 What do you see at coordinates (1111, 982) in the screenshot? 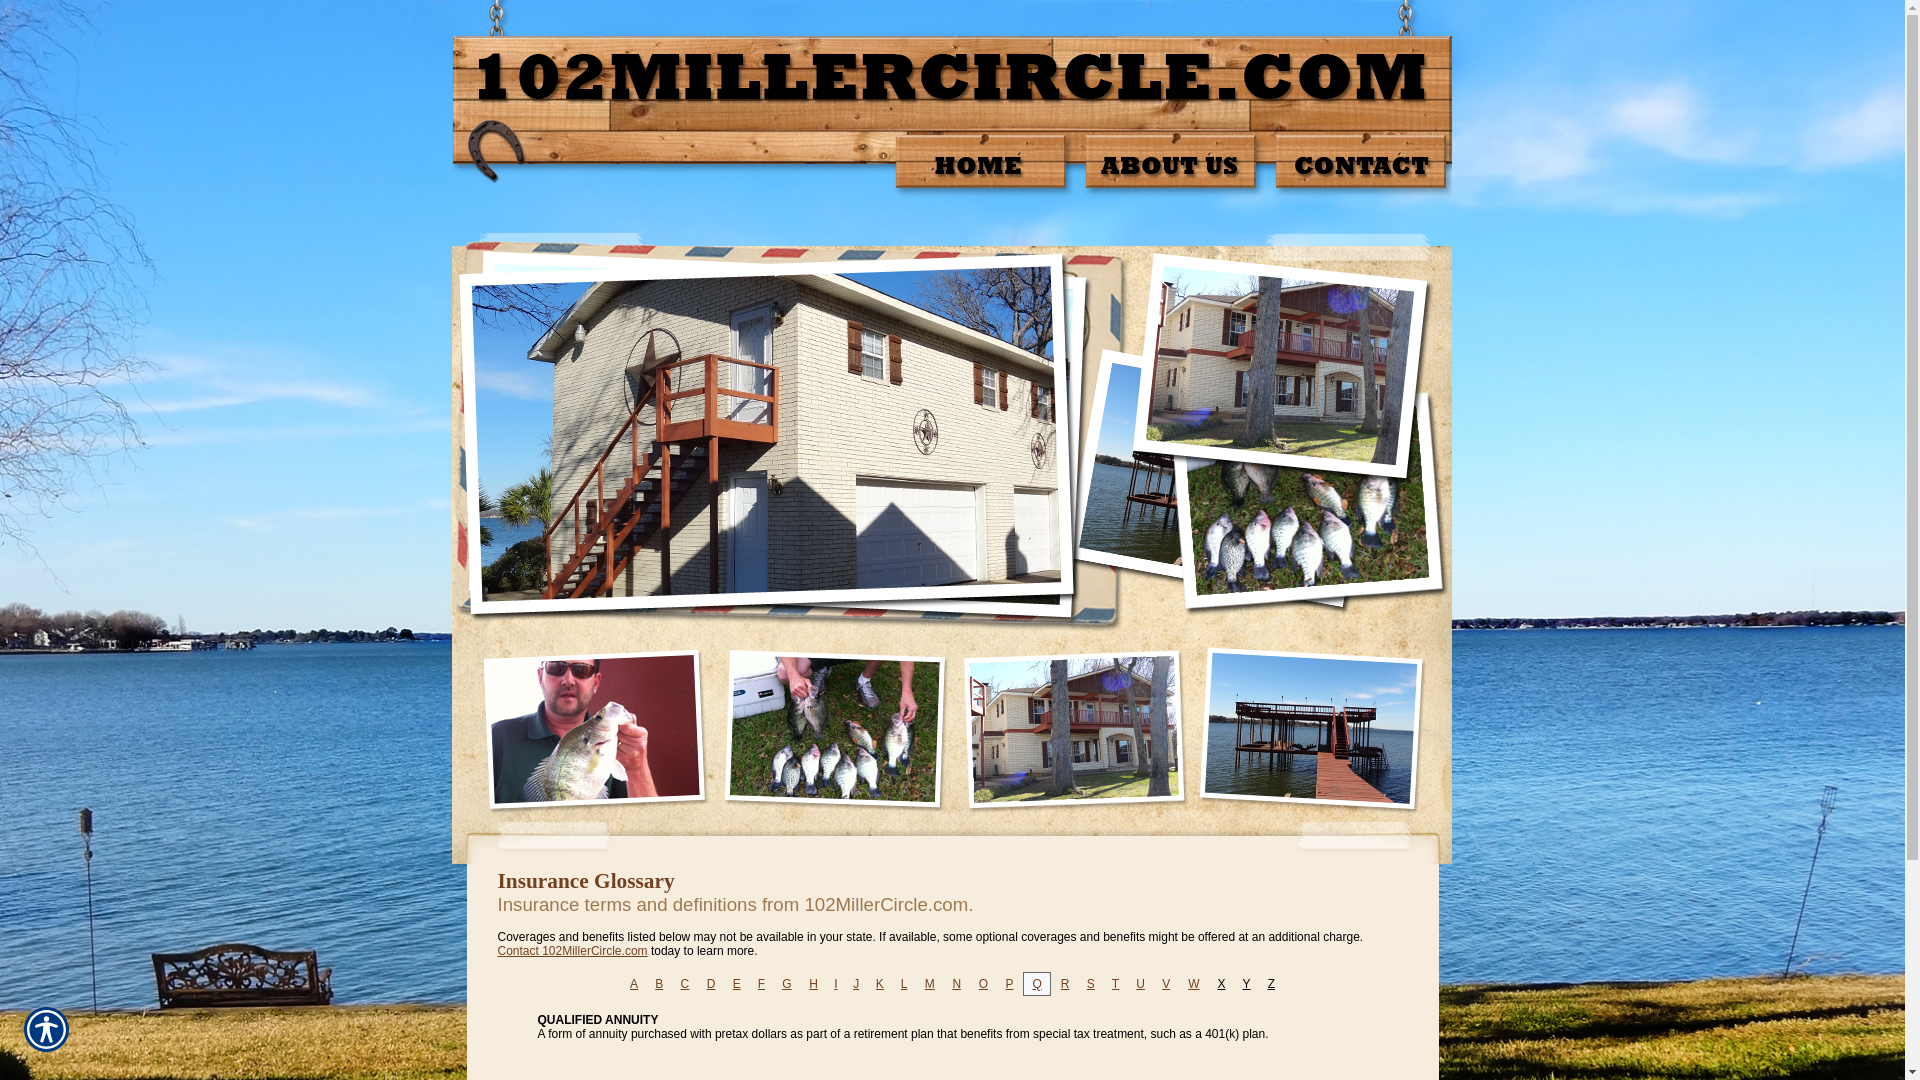
I see `'T'` at bounding box center [1111, 982].